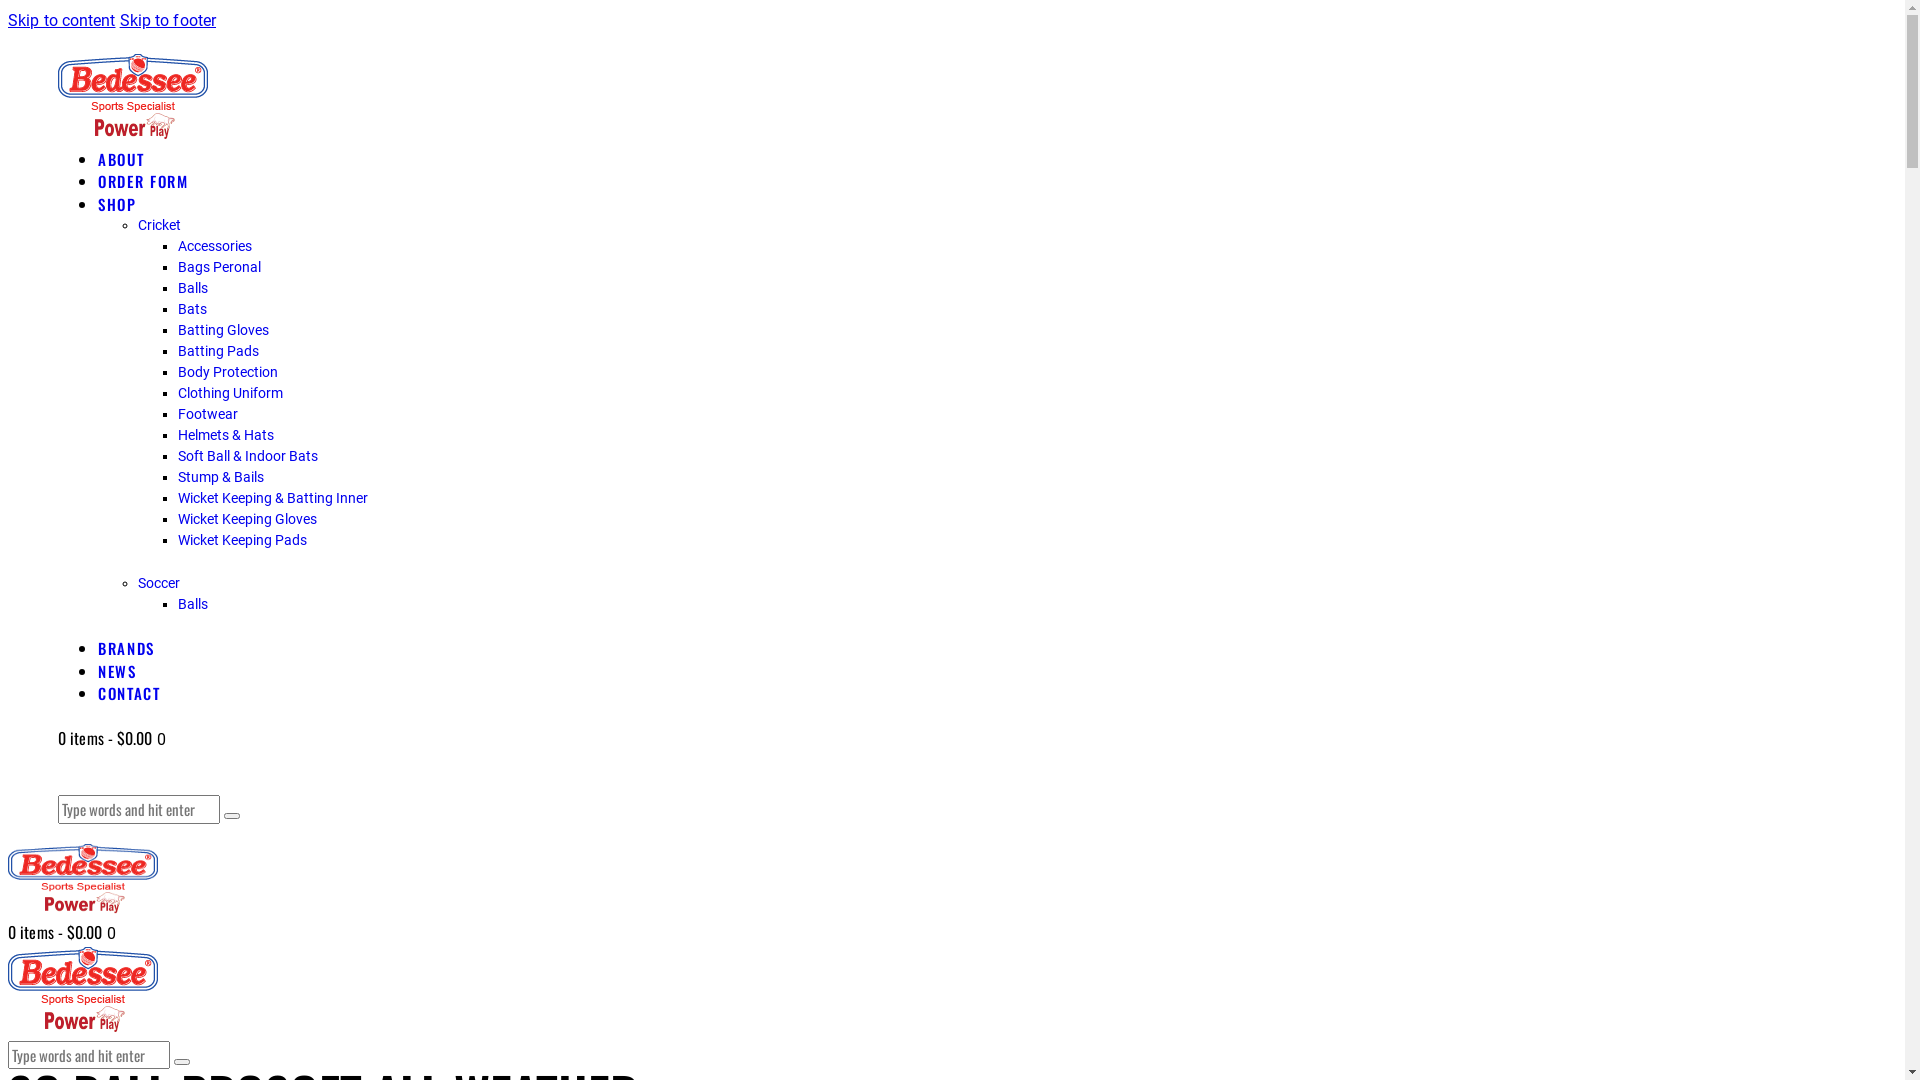 The height and width of the screenshot is (1080, 1920). What do you see at coordinates (246, 518) in the screenshot?
I see `'Wicket Keeping Gloves'` at bounding box center [246, 518].